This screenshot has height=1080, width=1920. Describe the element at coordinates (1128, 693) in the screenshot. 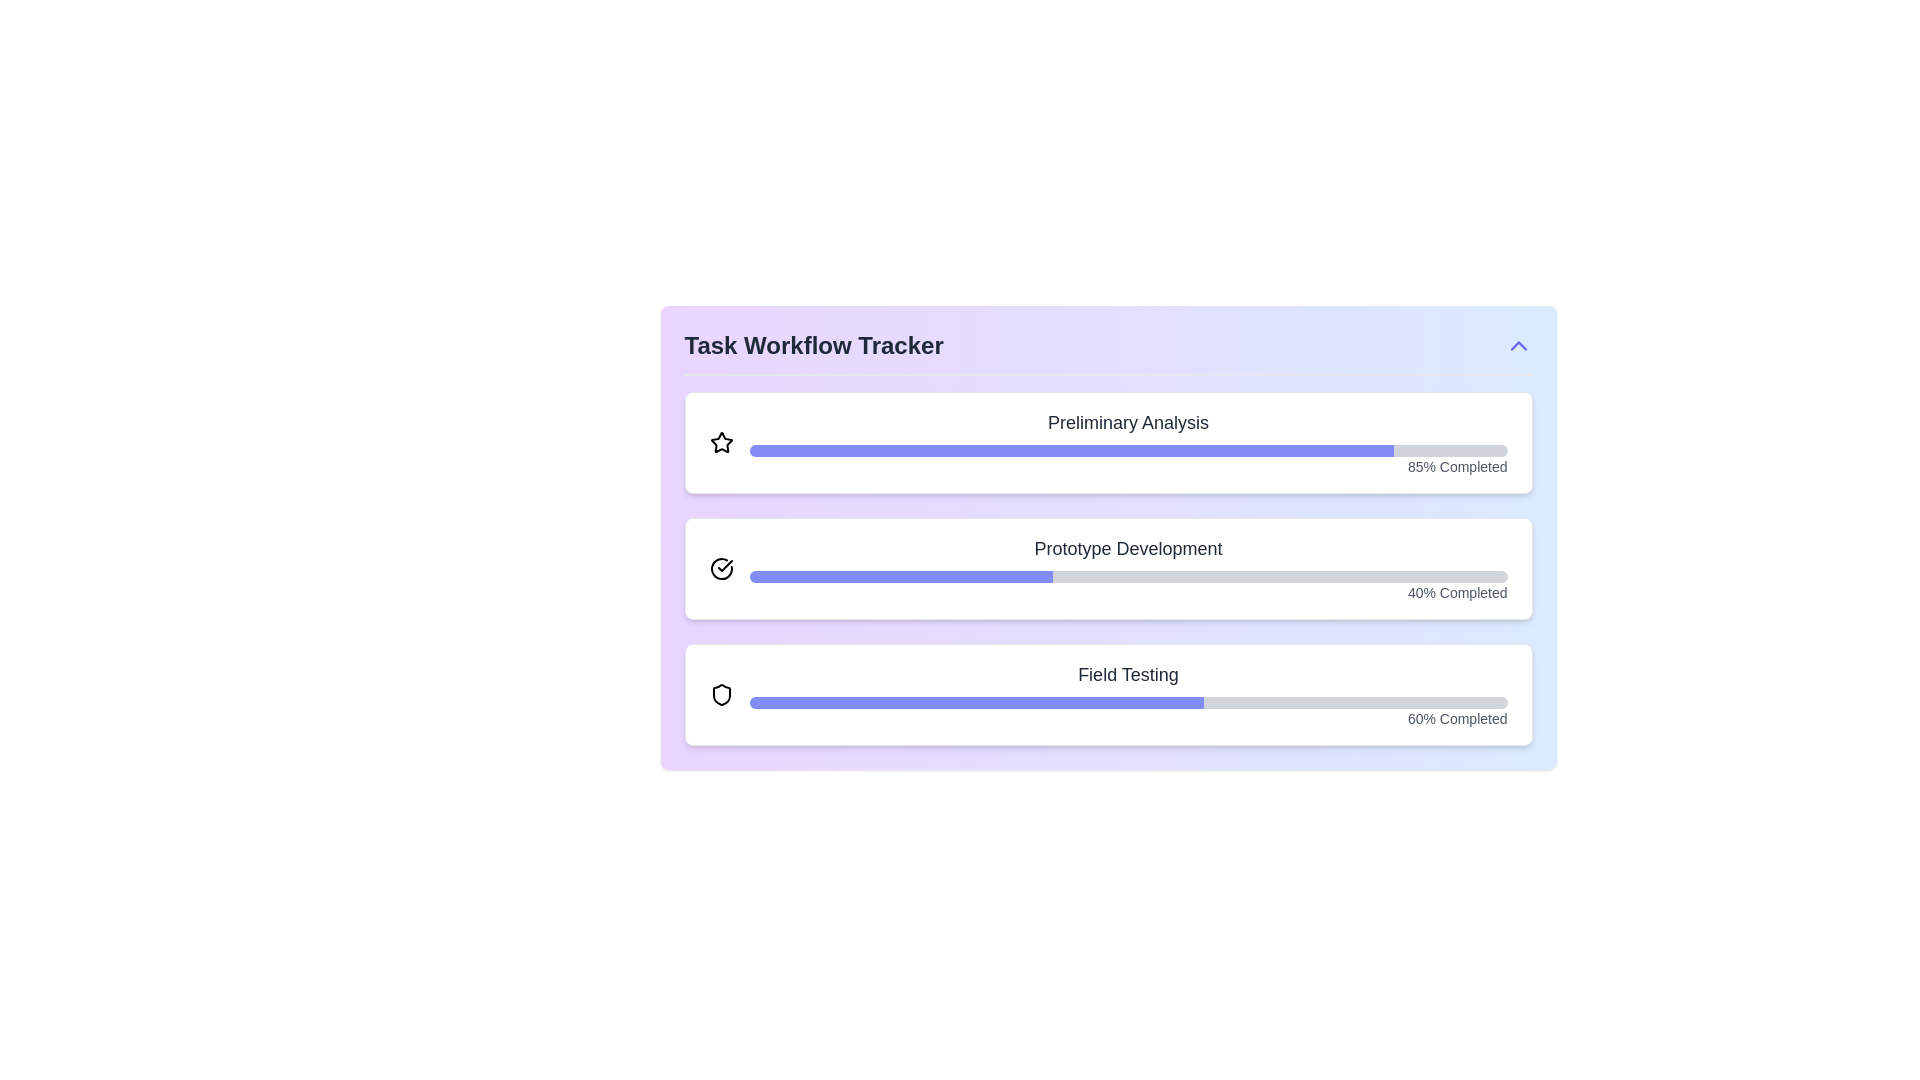

I see `progress percentage from the third progress bar representing 'Field Testing' under 'Prototype Development.'` at that location.